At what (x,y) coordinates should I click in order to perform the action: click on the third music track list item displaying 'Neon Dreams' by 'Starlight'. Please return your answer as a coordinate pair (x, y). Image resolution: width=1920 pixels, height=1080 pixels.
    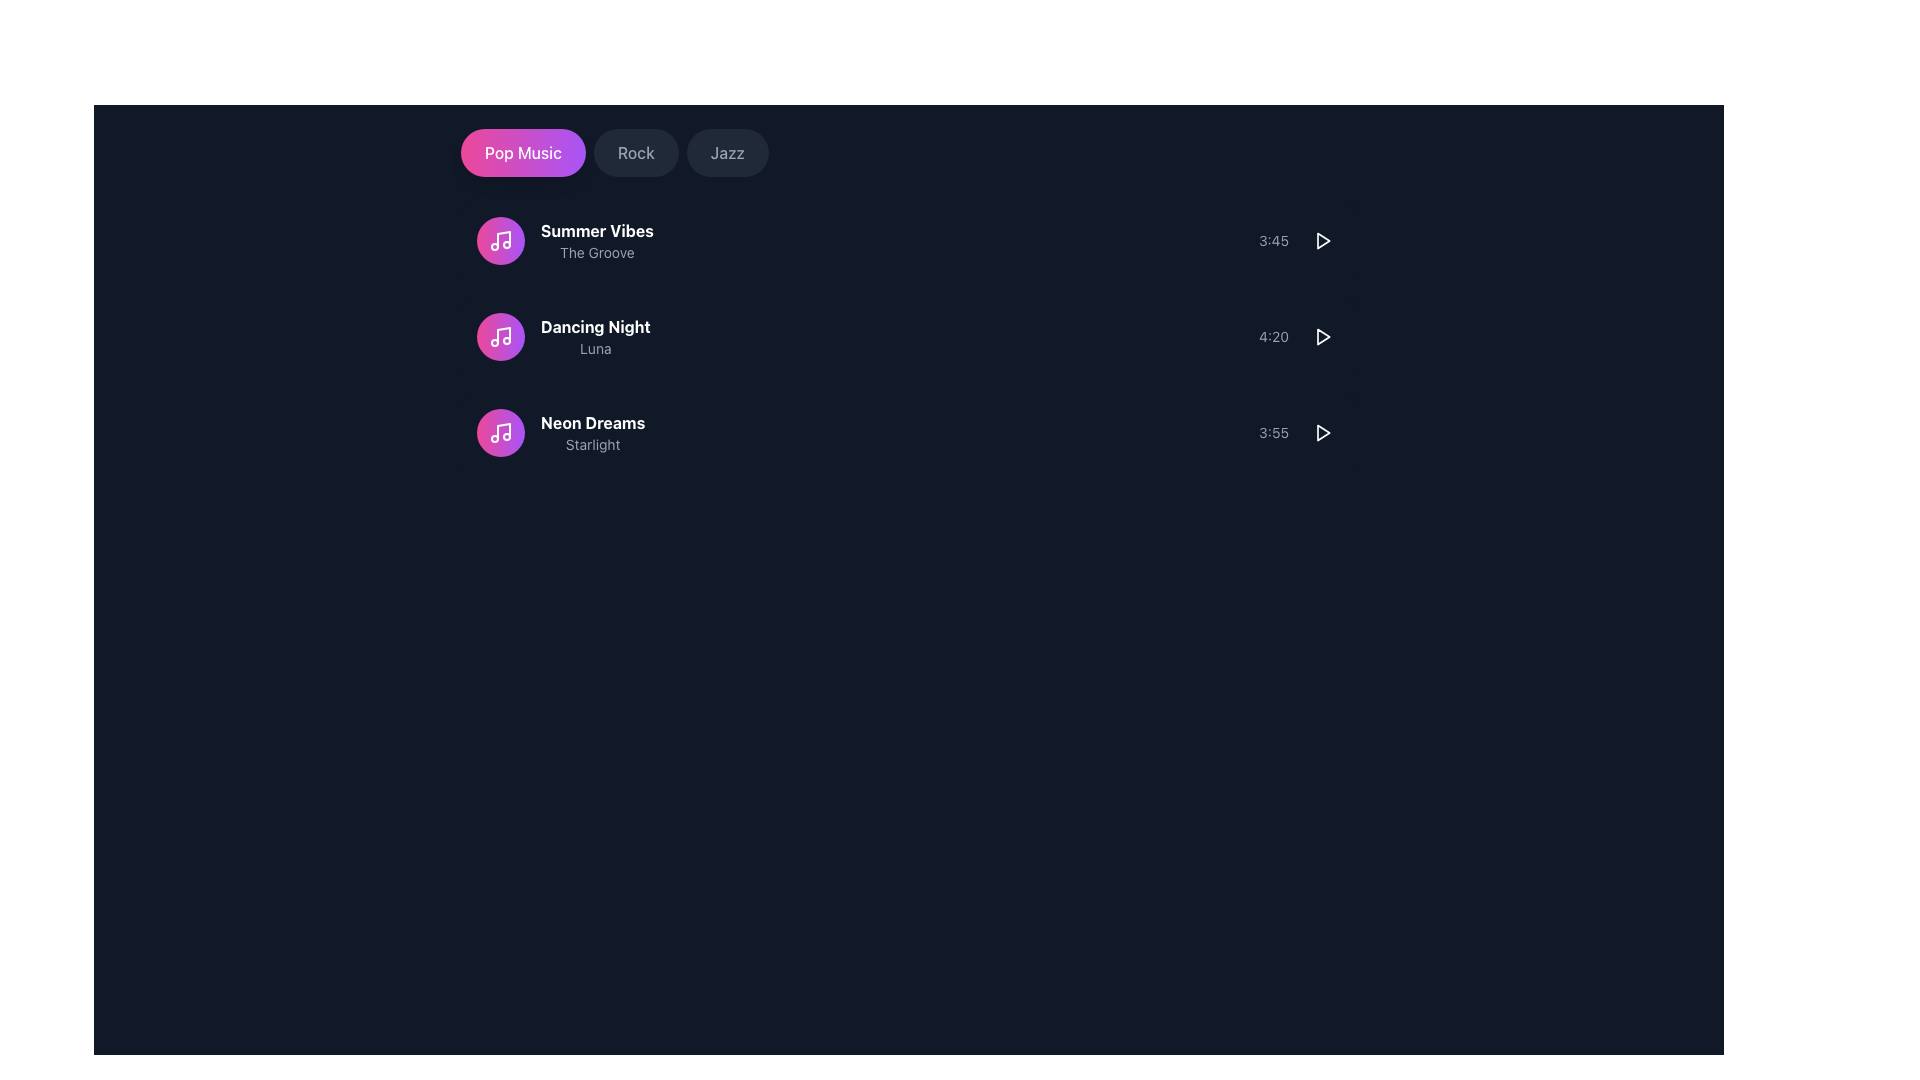
    Looking at the image, I should click on (868, 431).